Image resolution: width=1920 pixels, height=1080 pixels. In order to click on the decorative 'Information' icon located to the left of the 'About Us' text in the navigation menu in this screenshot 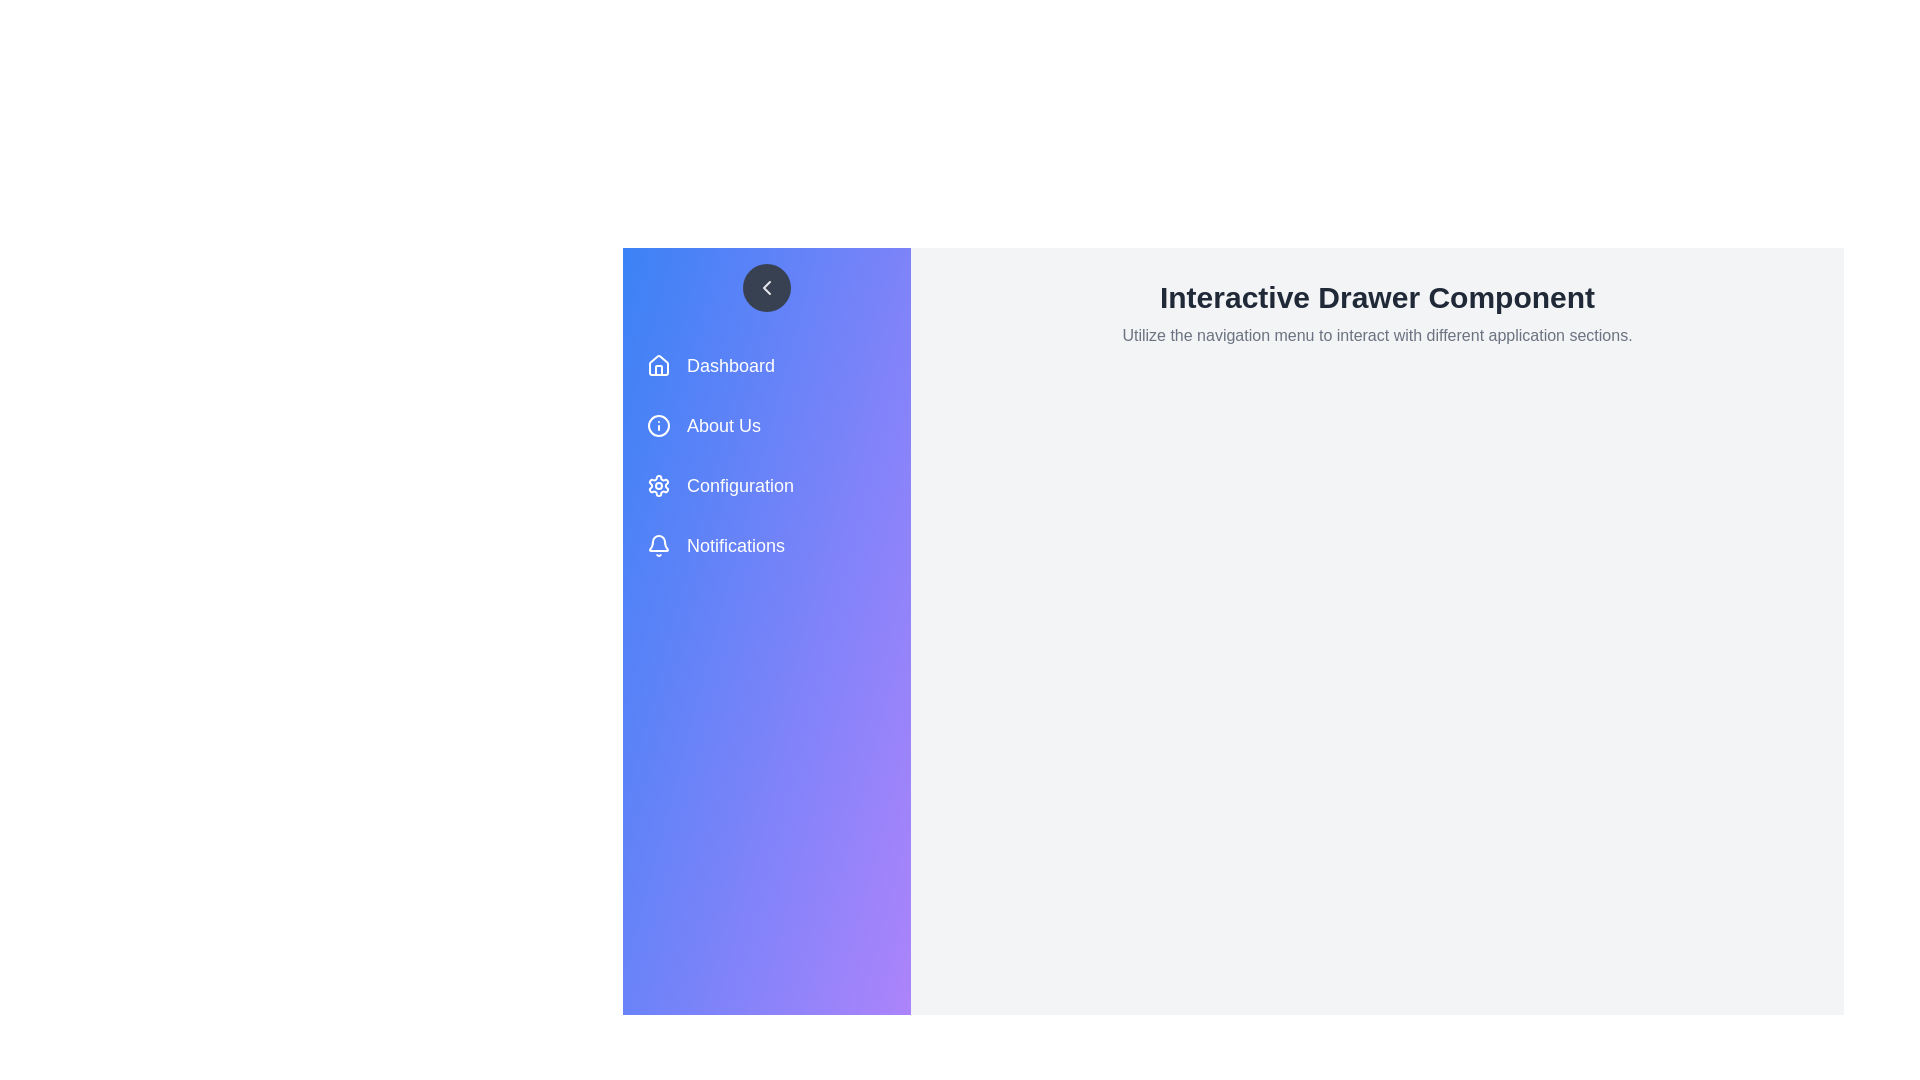, I will do `click(658, 424)`.